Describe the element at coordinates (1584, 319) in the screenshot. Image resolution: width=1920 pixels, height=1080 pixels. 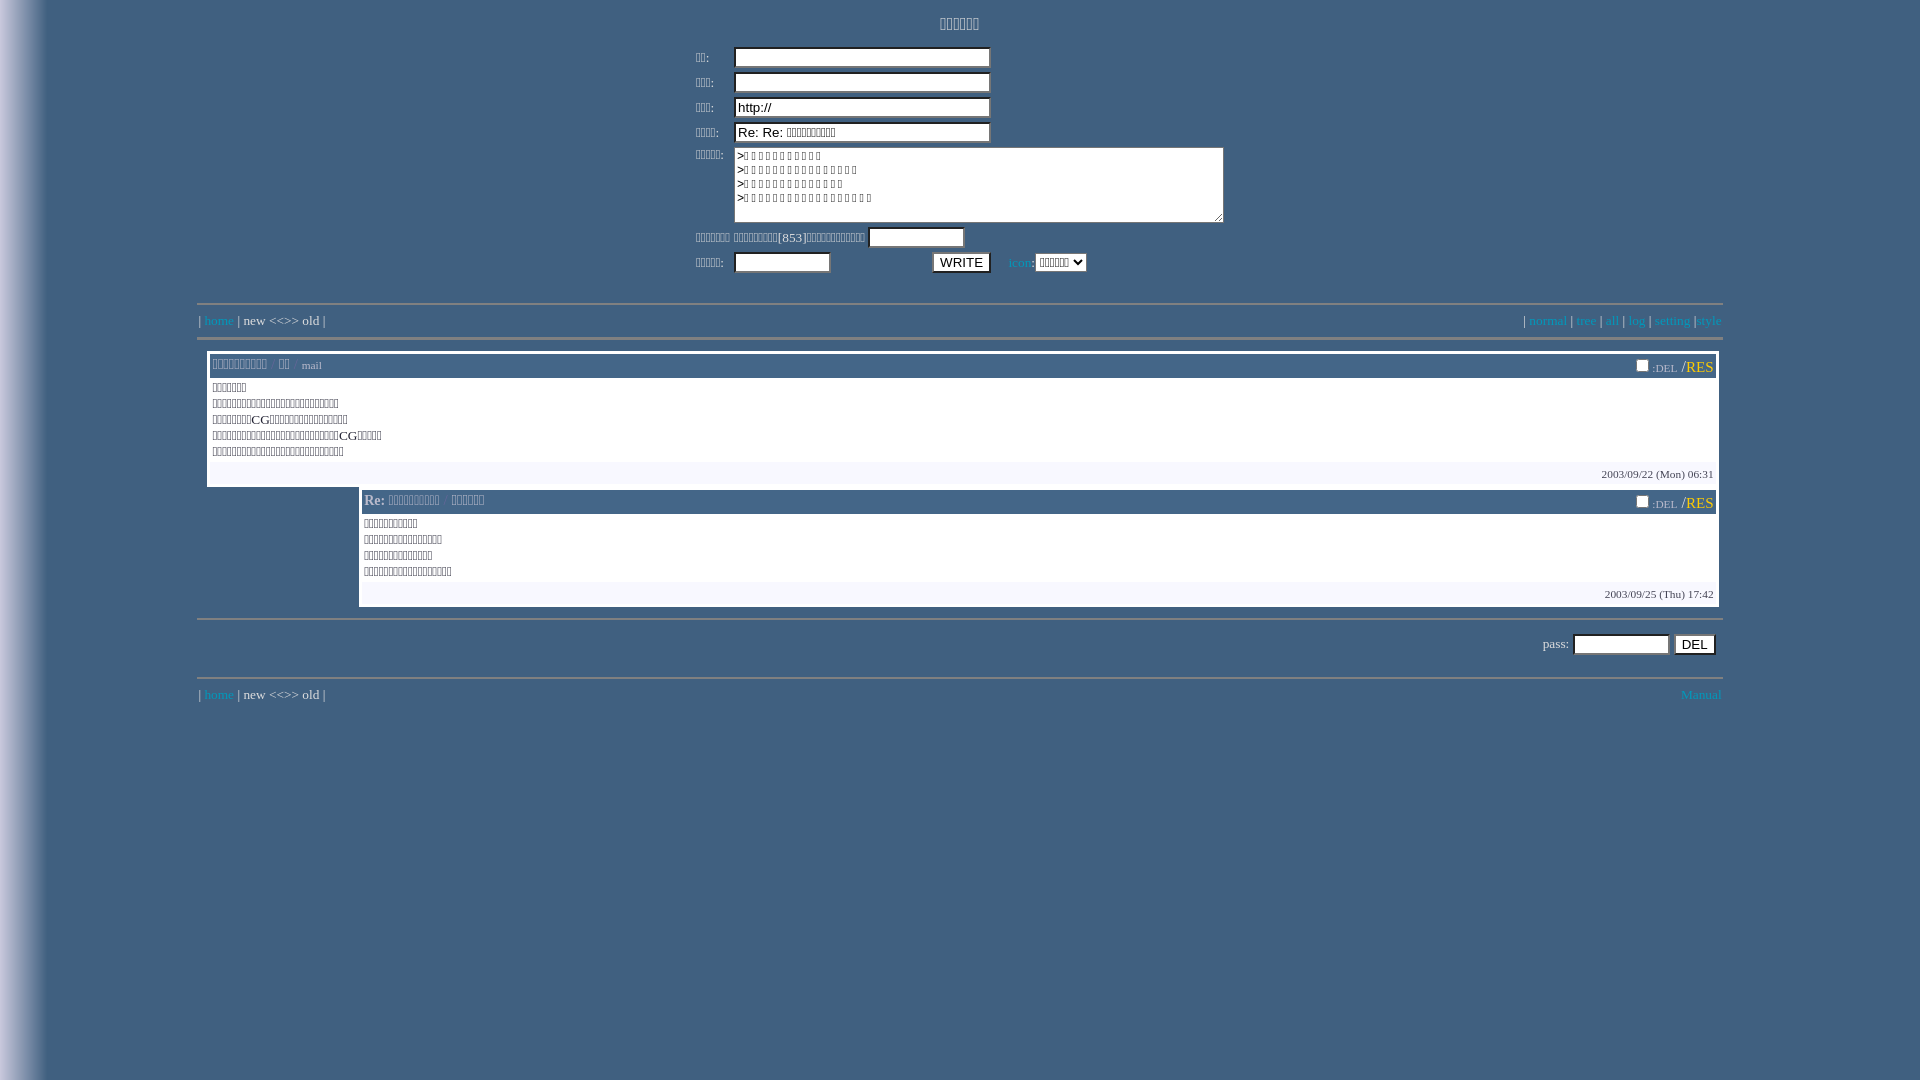
I see `'tree'` at that location.